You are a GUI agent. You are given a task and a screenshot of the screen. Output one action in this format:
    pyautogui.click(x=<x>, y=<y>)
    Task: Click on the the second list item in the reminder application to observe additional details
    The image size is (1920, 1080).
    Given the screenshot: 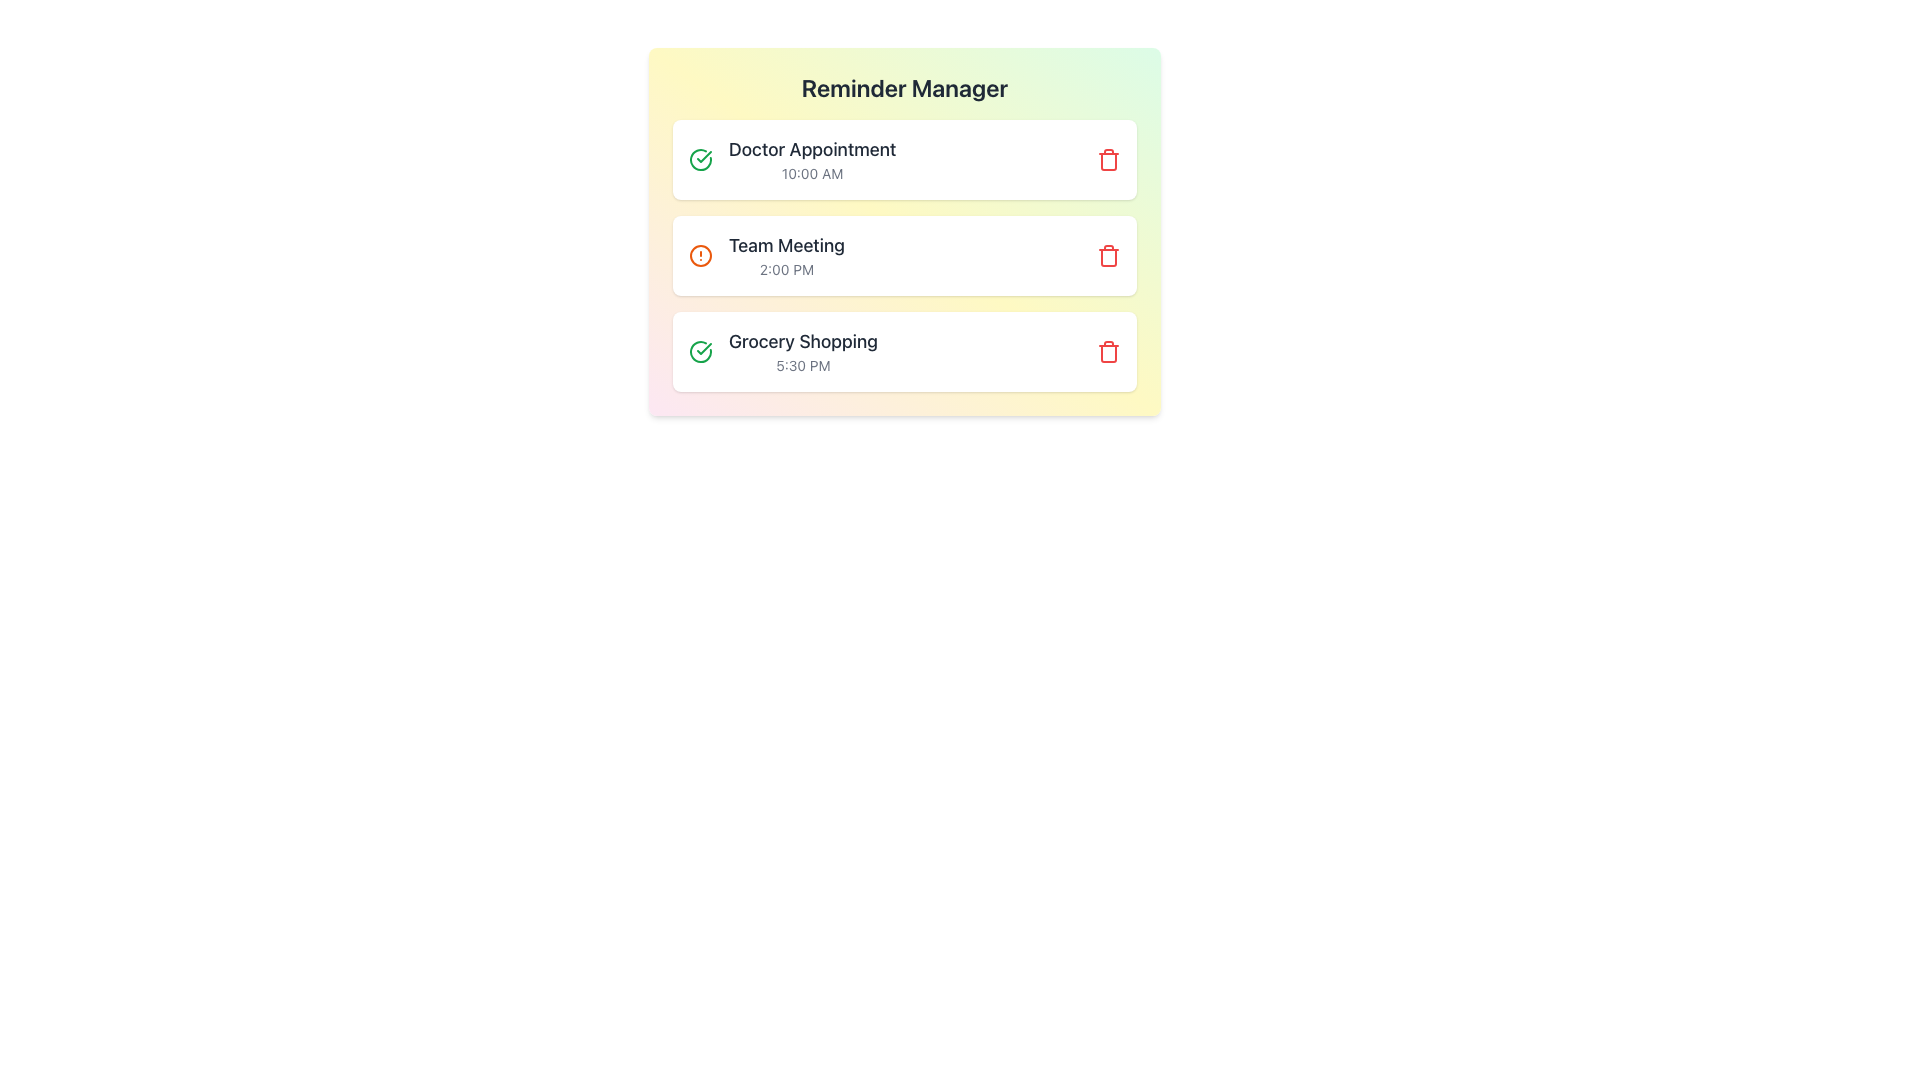 What is the action you would take?
    pyautogui.click(x=766, y=254)
    